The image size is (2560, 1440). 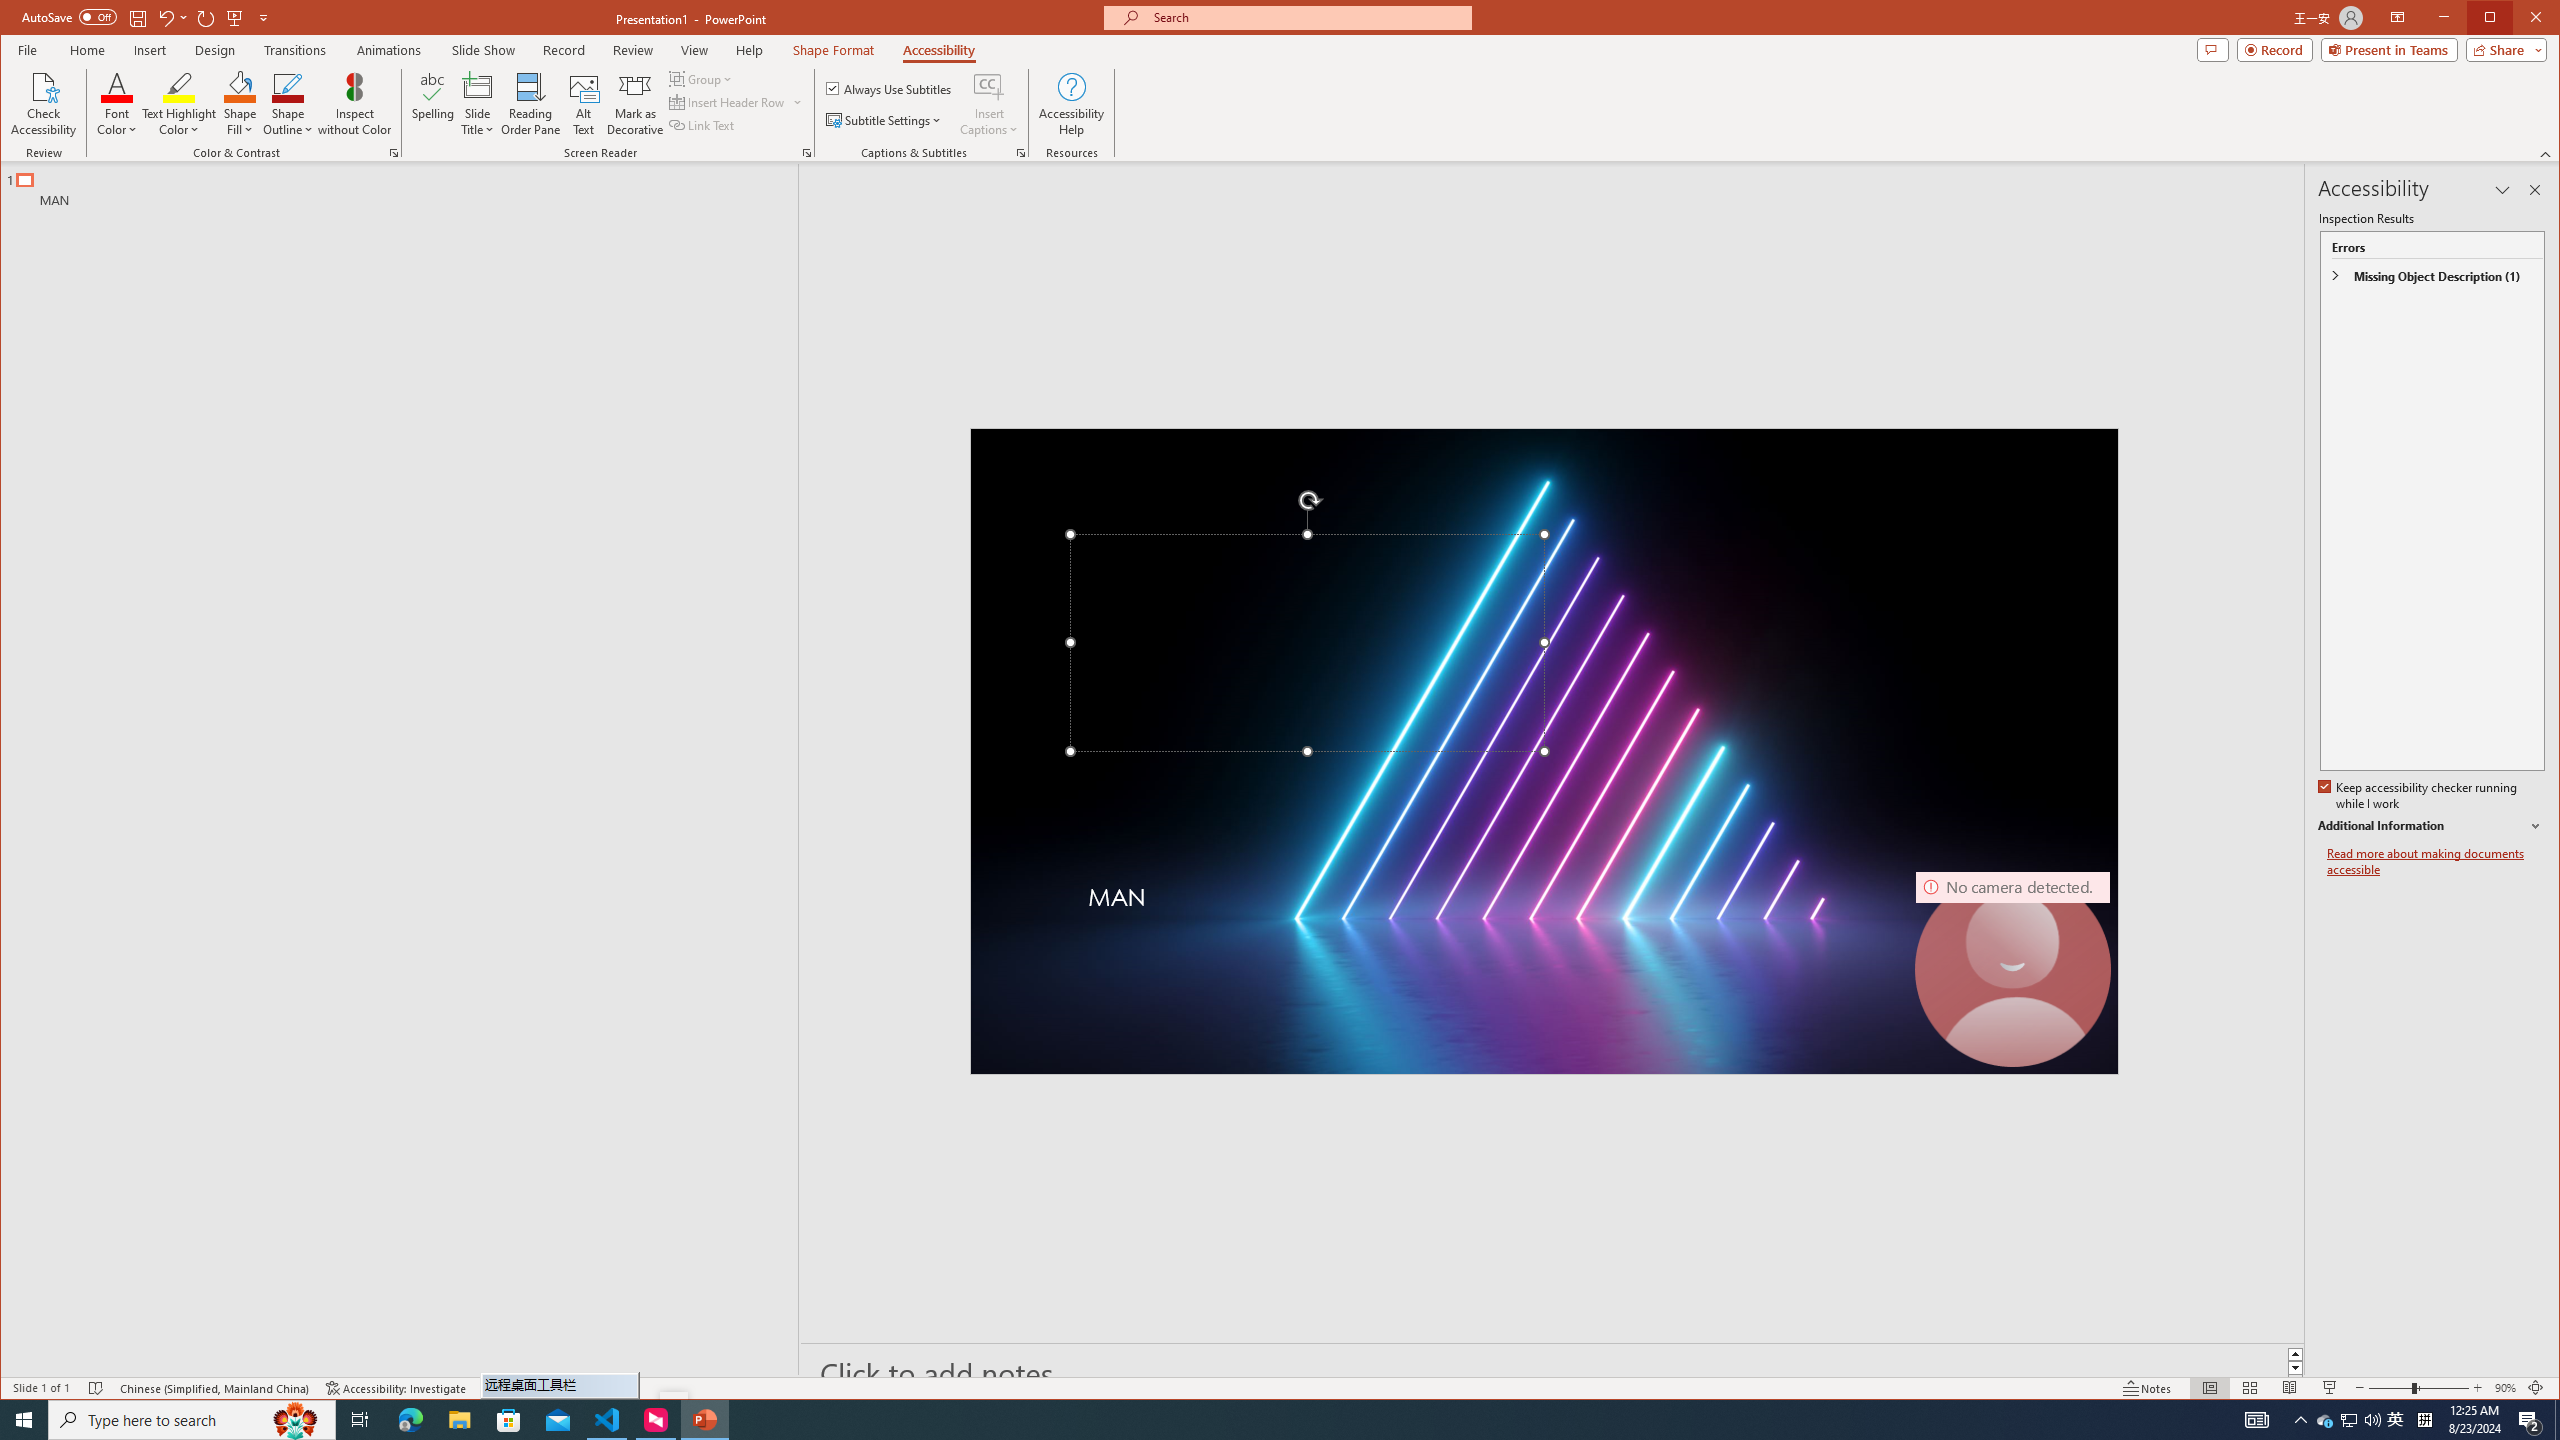 I want to click on 'Neon laser lights aligned to form a triangle', so click(x=1542, y=750).